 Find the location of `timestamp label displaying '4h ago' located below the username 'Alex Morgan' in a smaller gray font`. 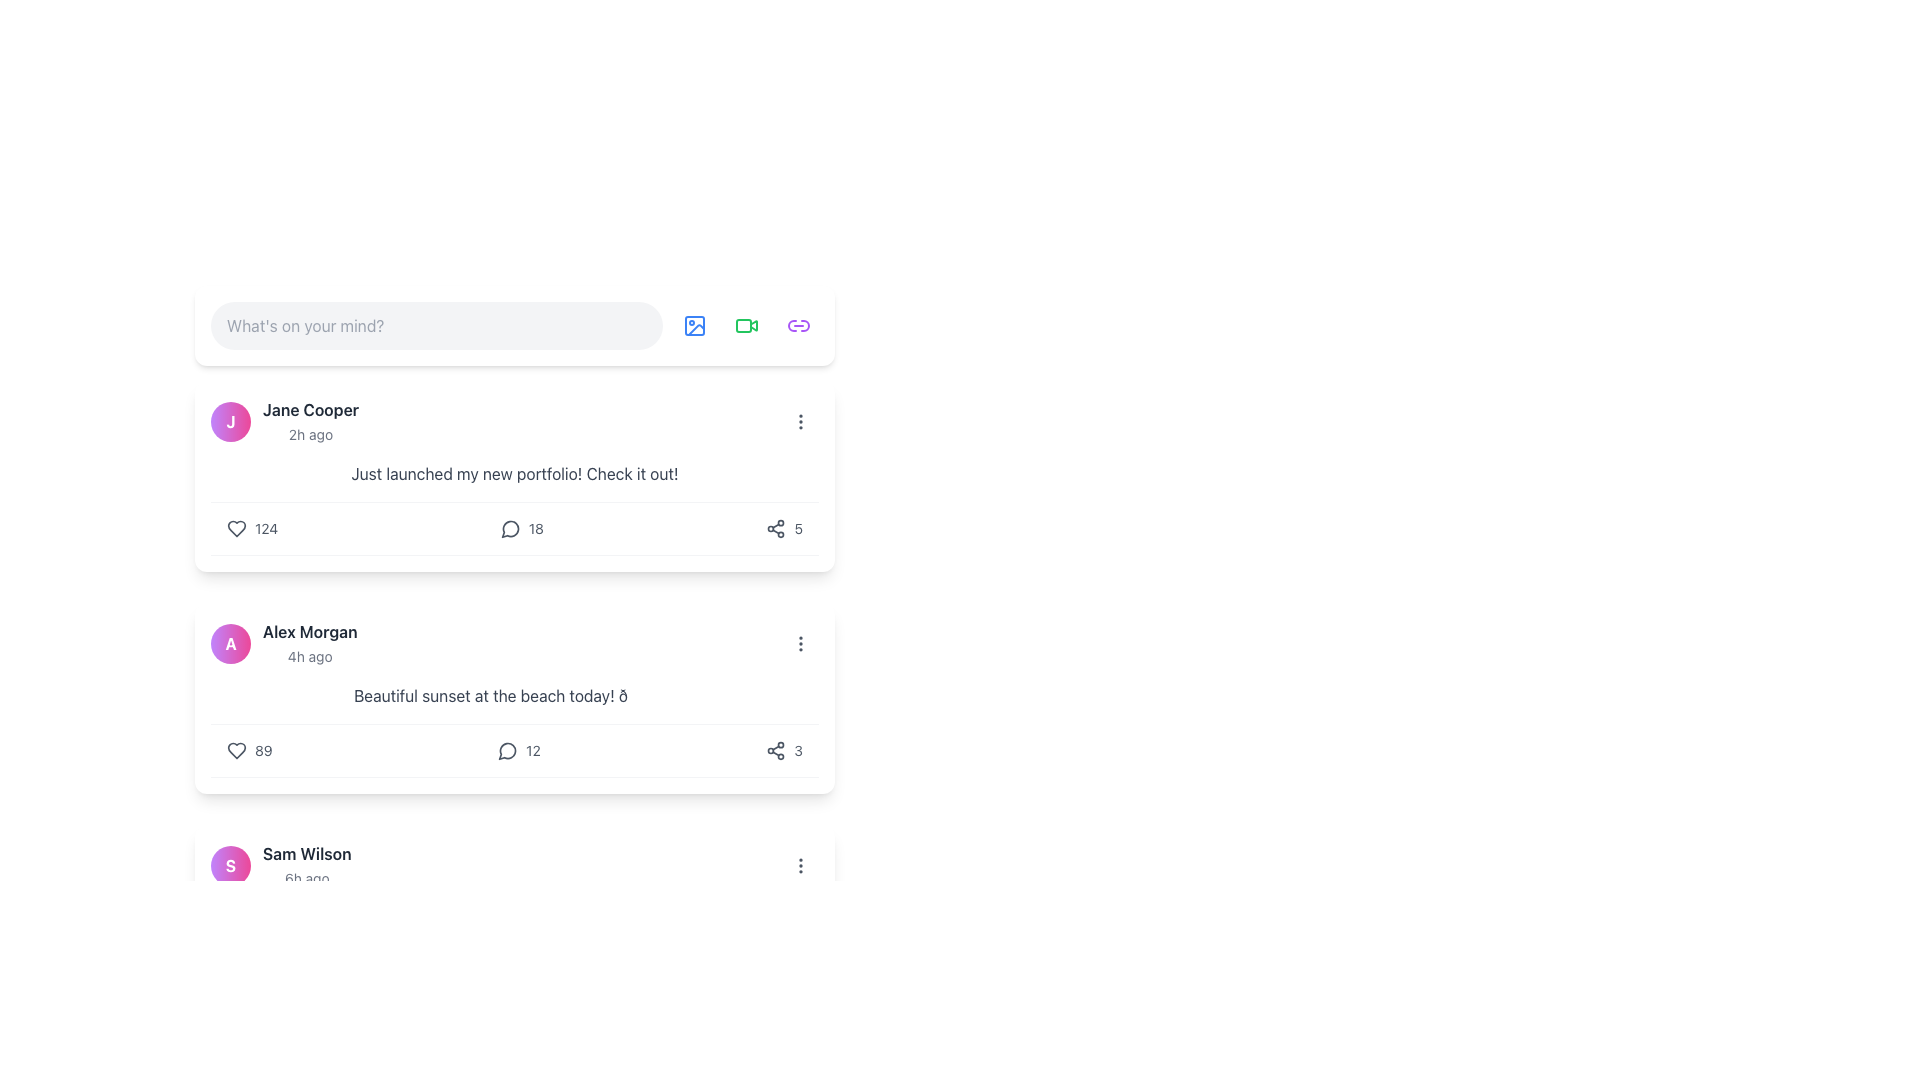

timestamp label displaying '4h ago' located below the username 'Alex Morgan' in a smaller gray font is located at coordinates (309, 656).